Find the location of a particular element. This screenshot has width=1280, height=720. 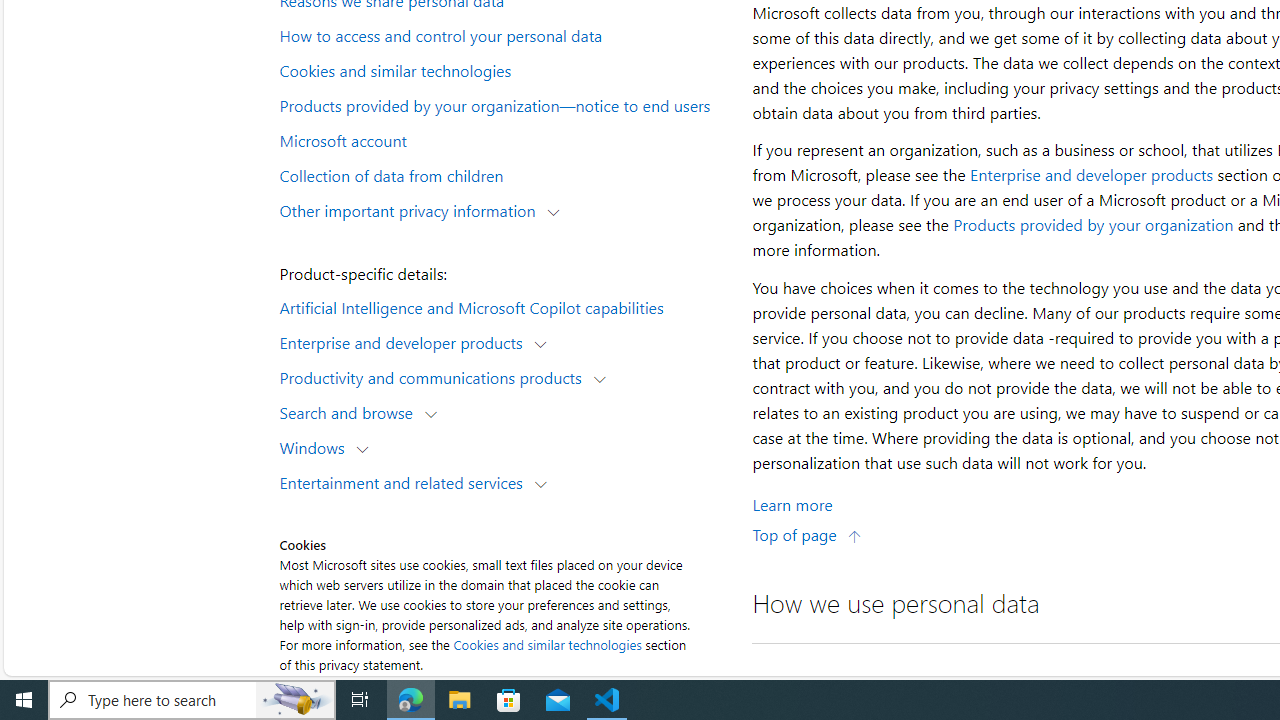

'Products provided by your organization' is located at coordinates (1092, 225).